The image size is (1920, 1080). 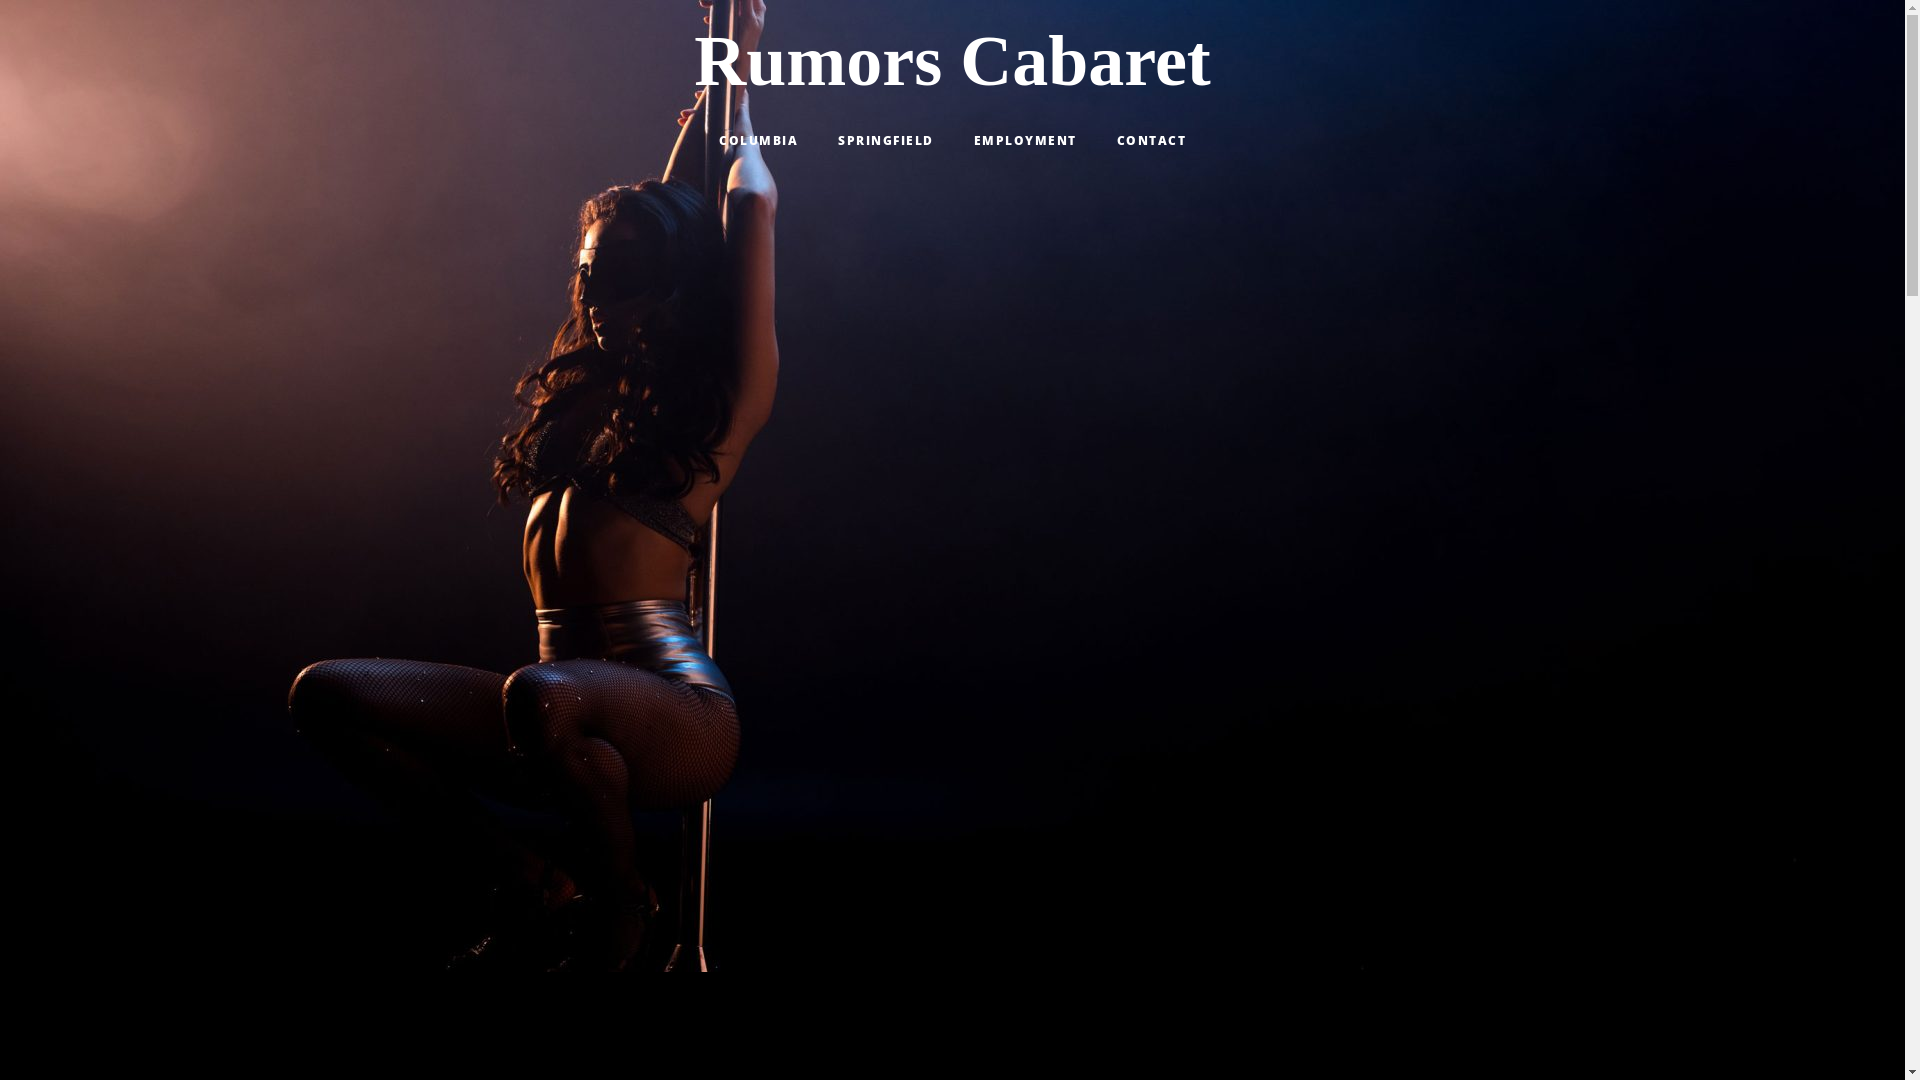 I want to click on 'EMPLOYMENT', so click(x=1025, y=139).